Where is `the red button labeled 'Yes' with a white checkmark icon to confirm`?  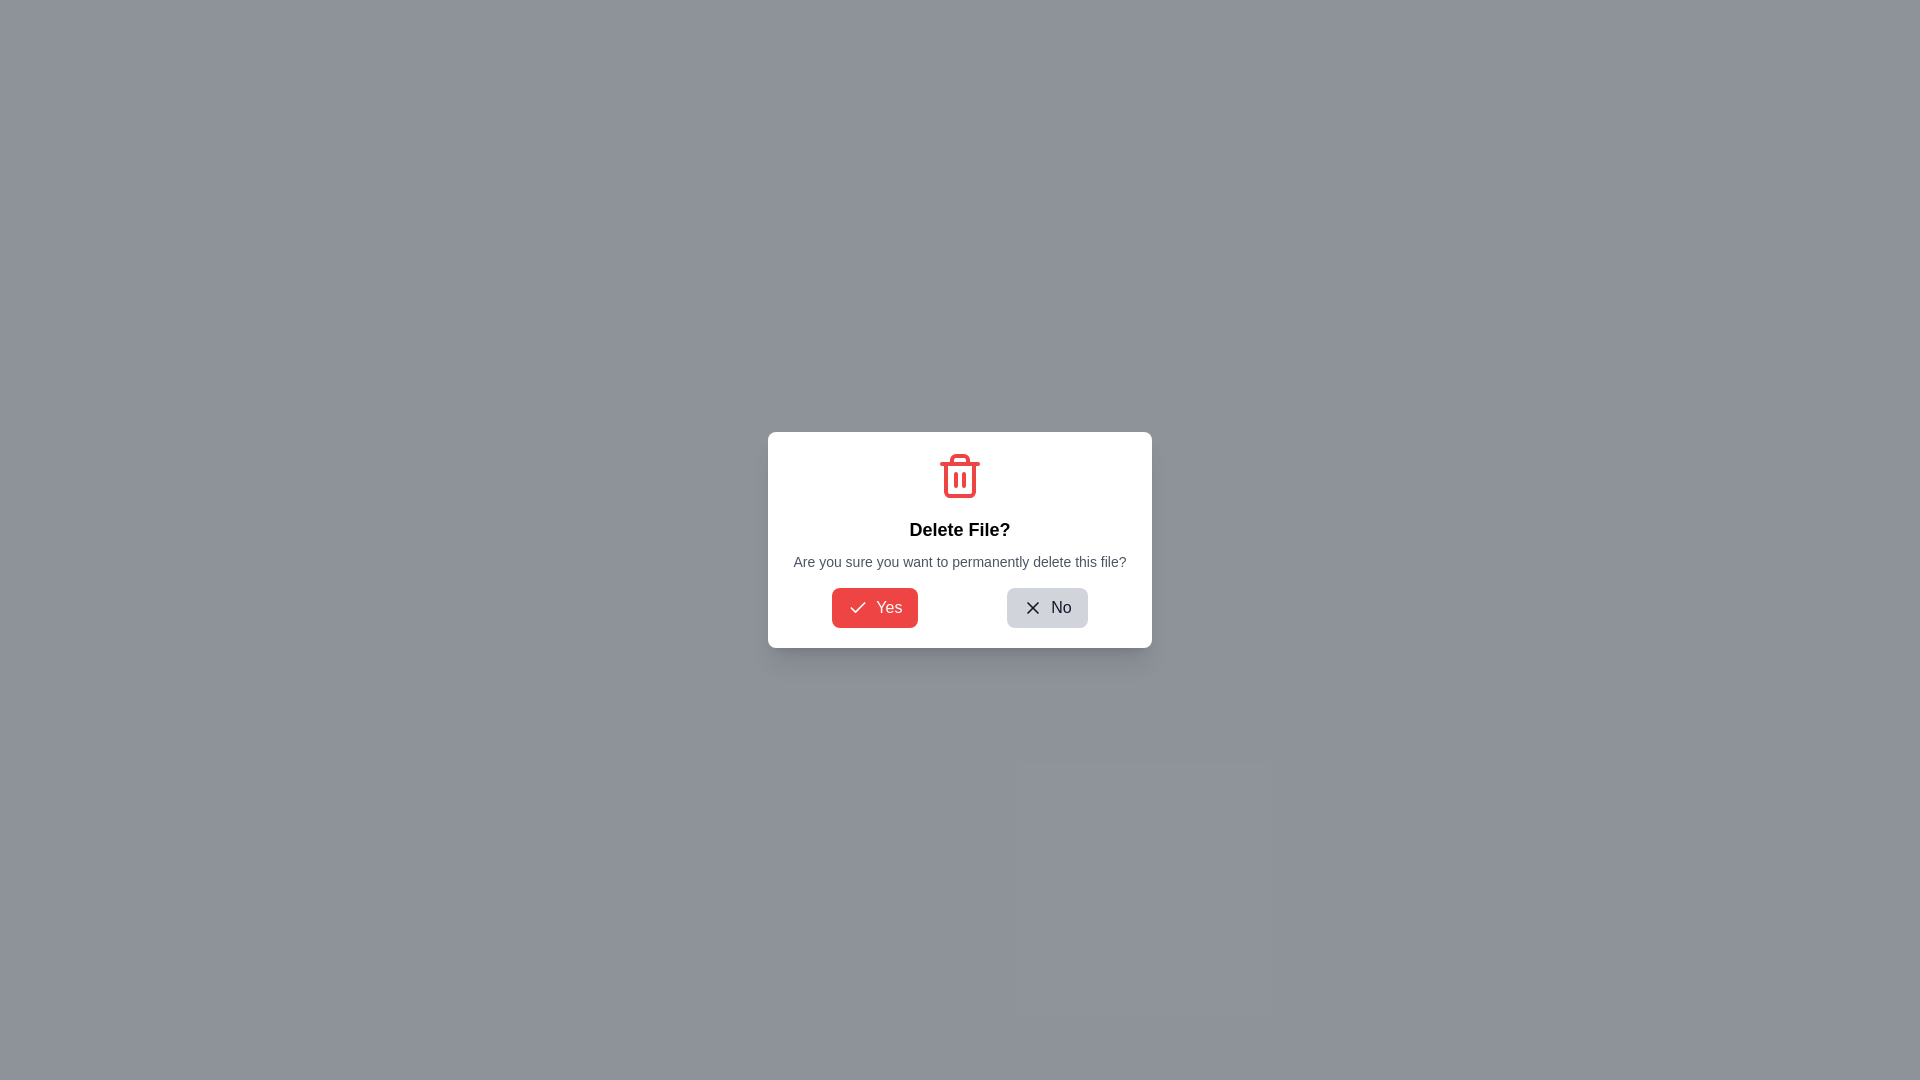 the red button labeled 'Yes' with a white checkmark icon to confirm is located at coordinates (875, 607).